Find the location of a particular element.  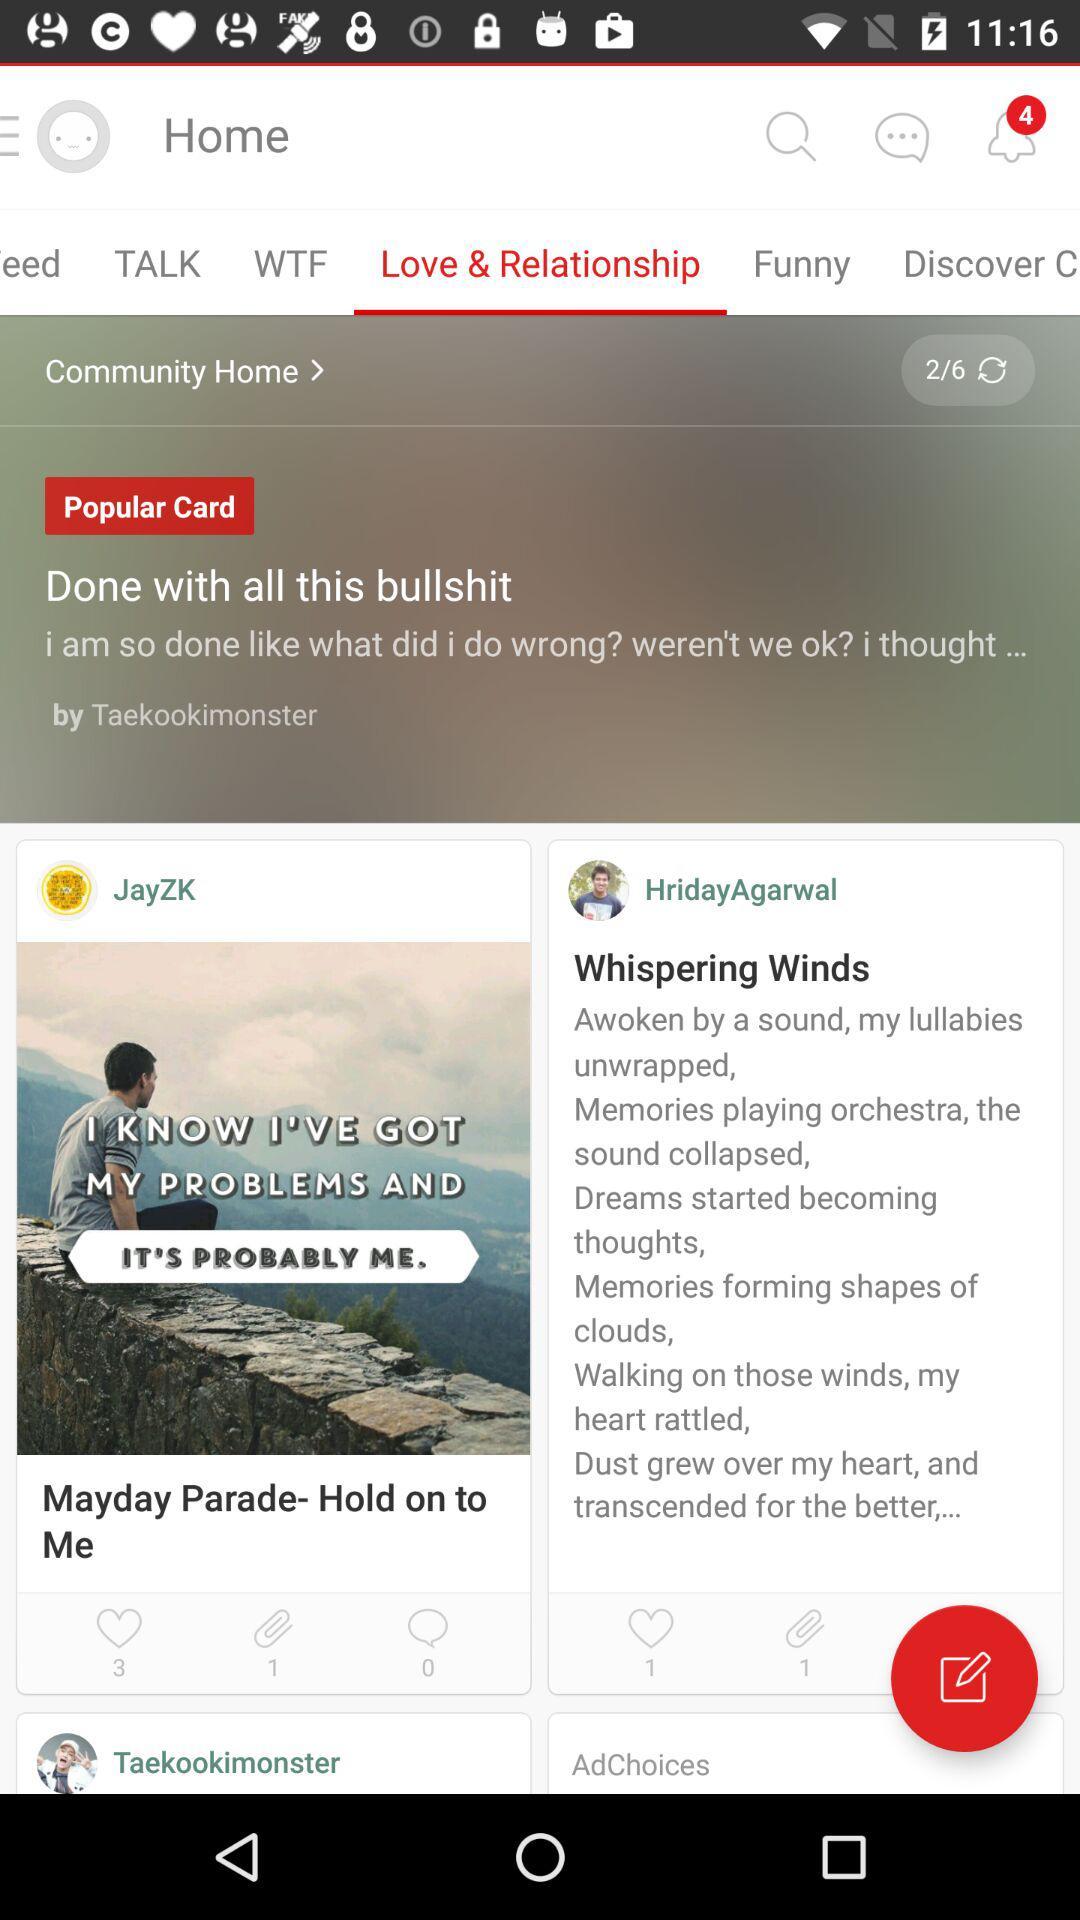

back is located at coordinates (901, 135).